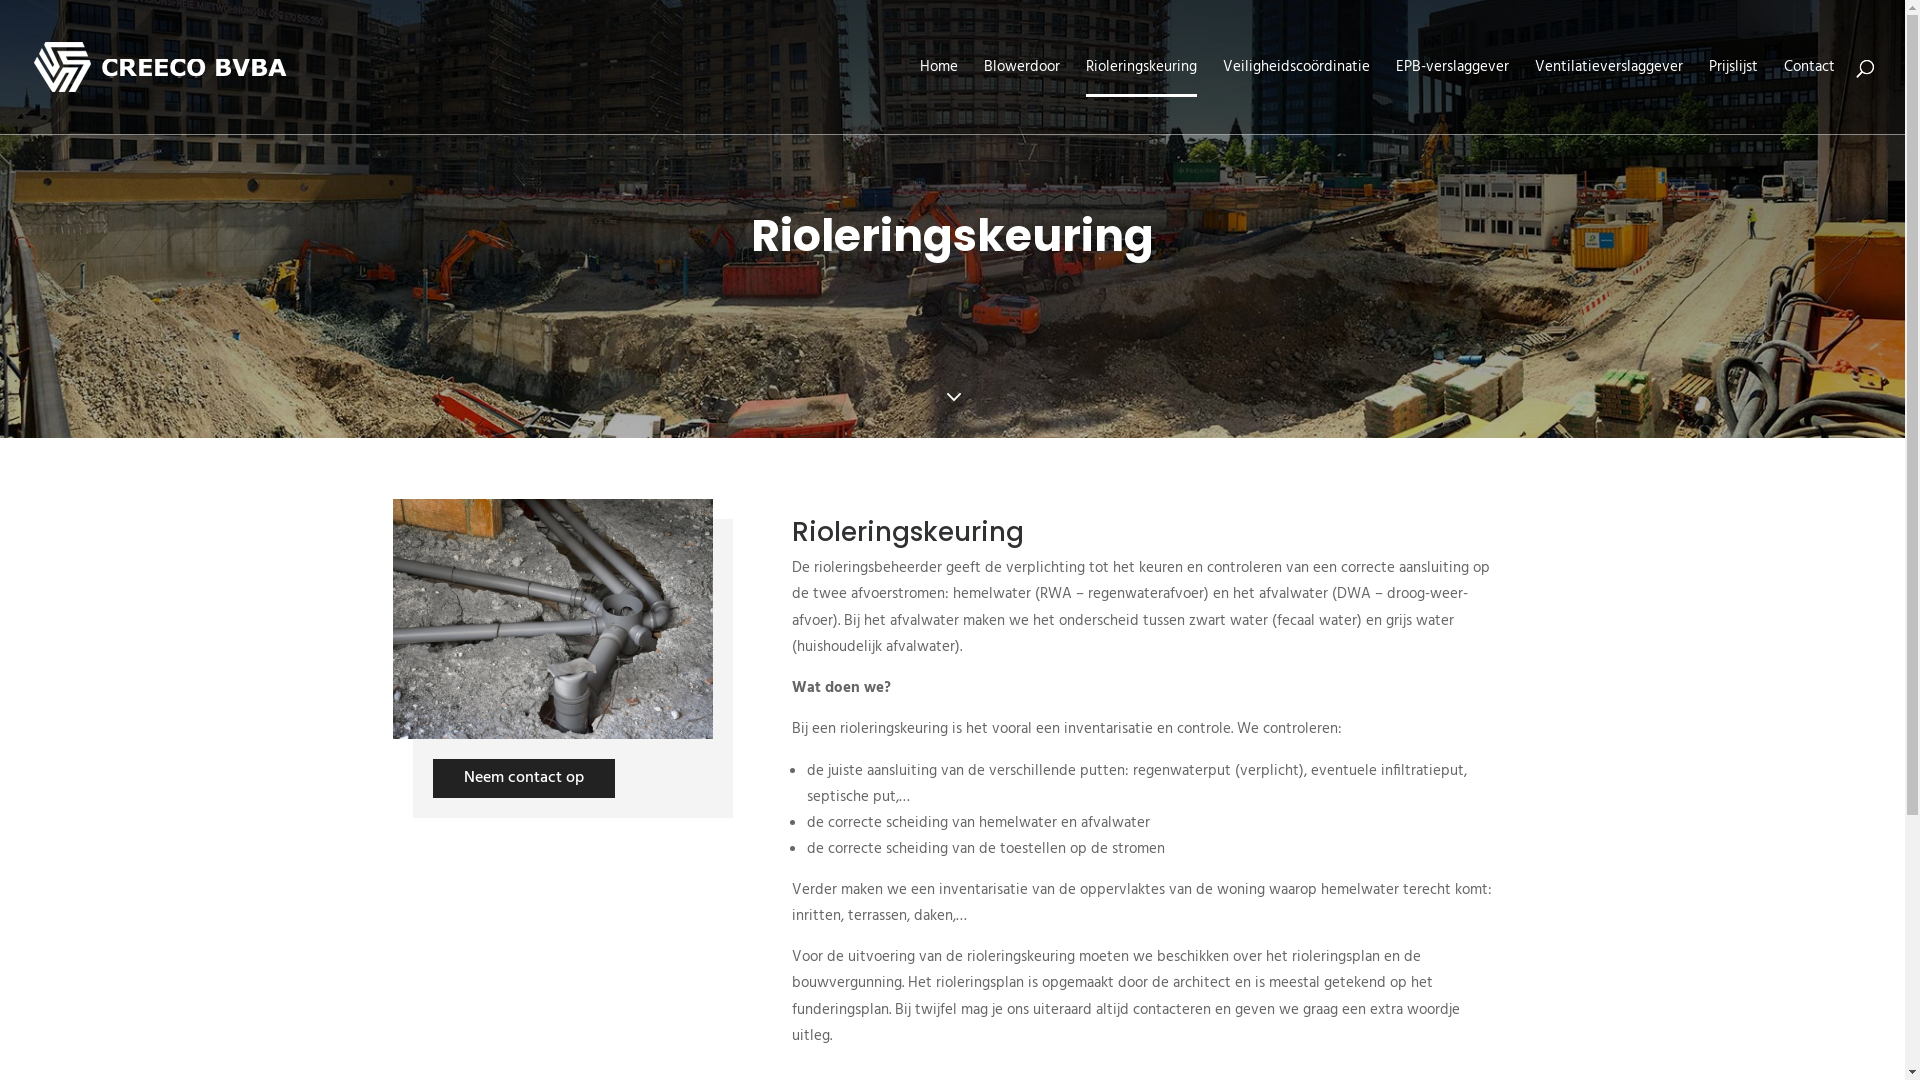  I want to click on 'Home', so click(938, 96).